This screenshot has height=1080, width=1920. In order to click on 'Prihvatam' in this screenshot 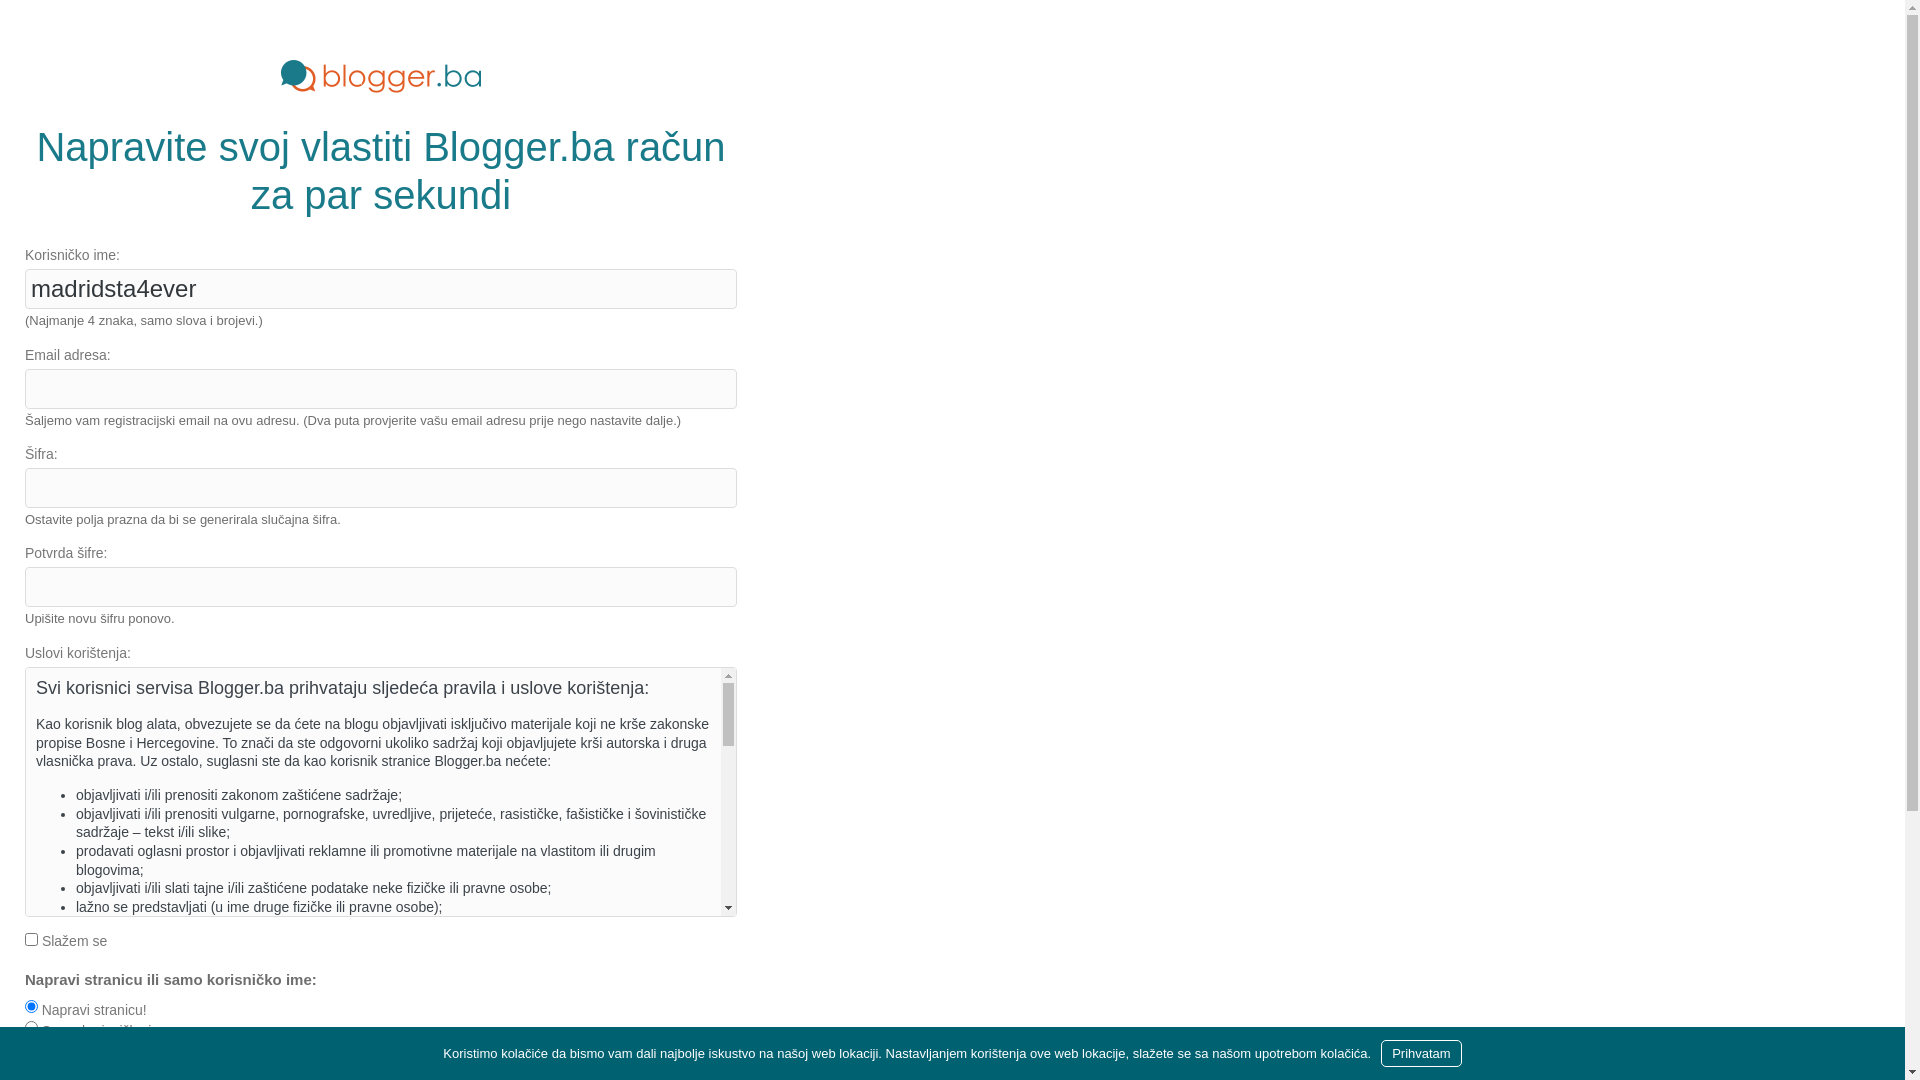, I will do `click(1420, 1052)`.